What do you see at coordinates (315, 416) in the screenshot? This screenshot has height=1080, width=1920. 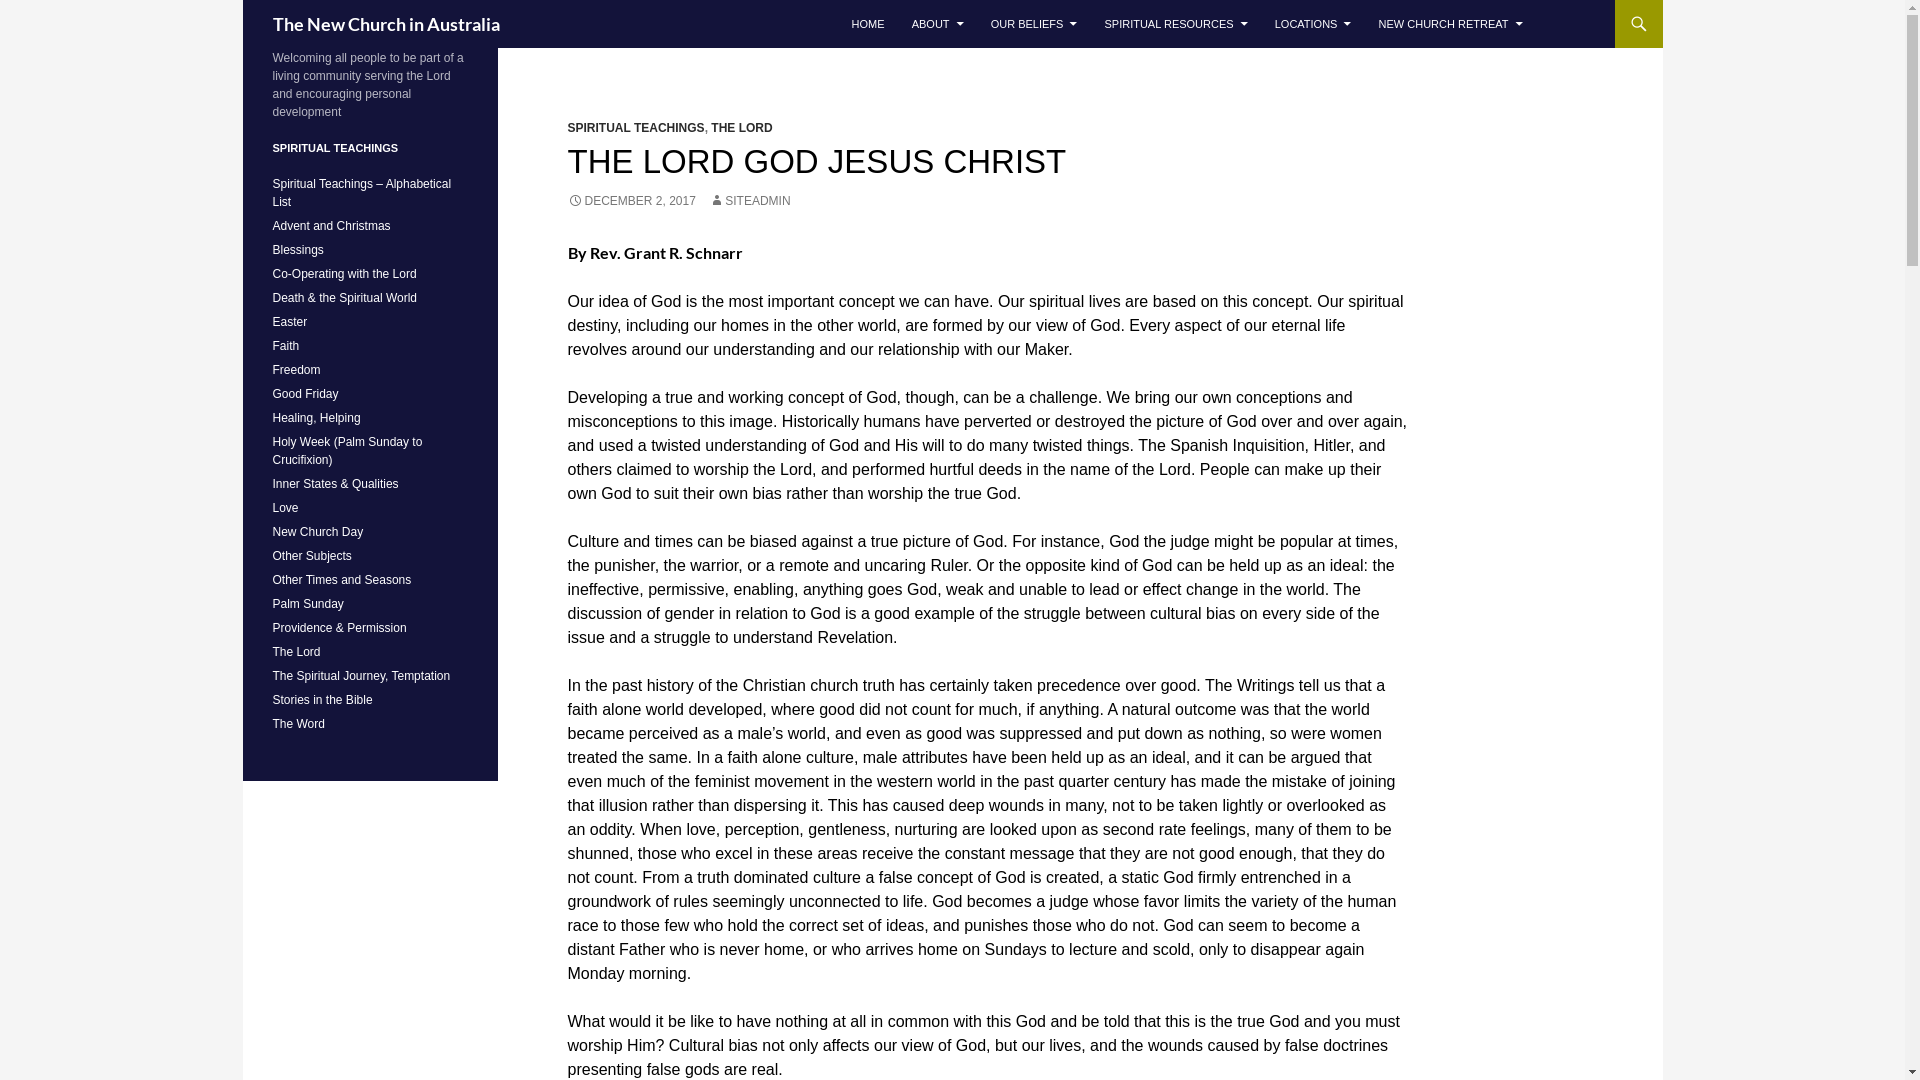 I see `'Healing, Helping'` at bounding box center [315, 416].